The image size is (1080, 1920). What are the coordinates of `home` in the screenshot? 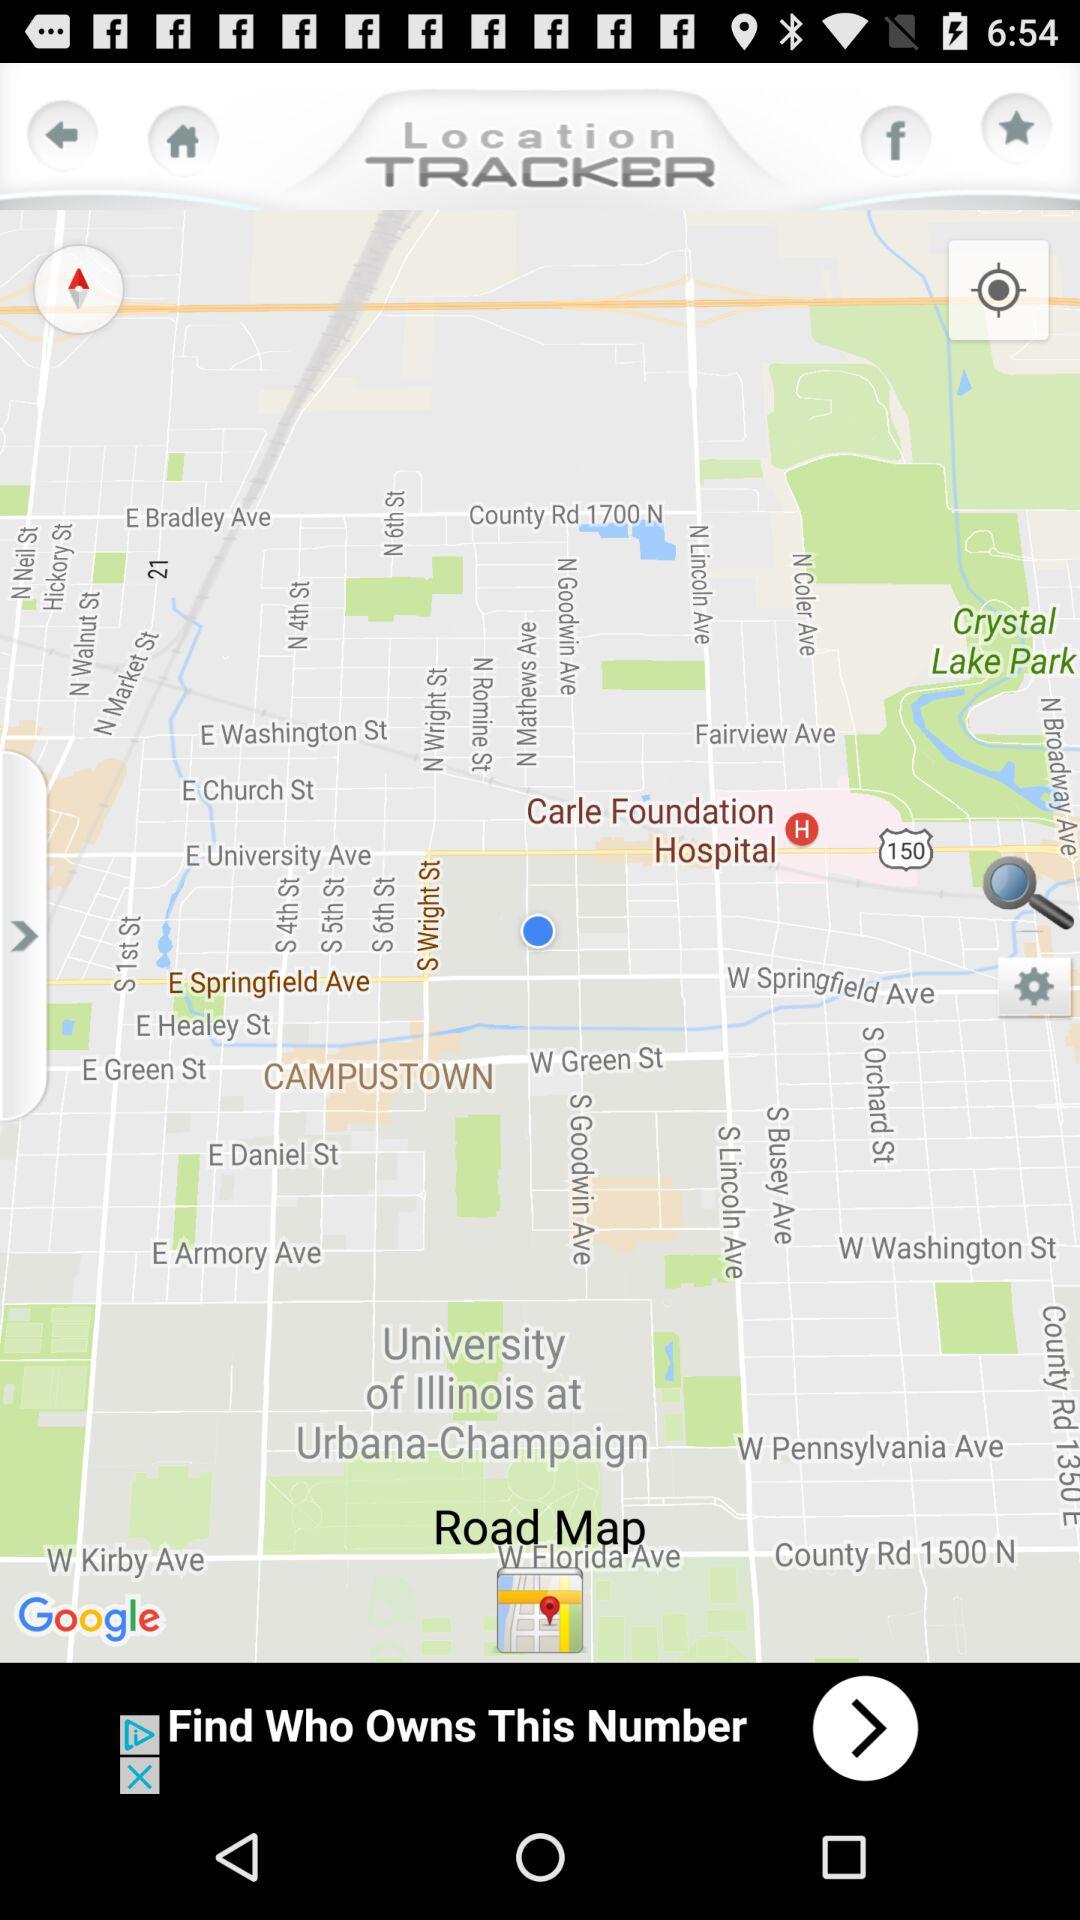 It's located at (183, 140).